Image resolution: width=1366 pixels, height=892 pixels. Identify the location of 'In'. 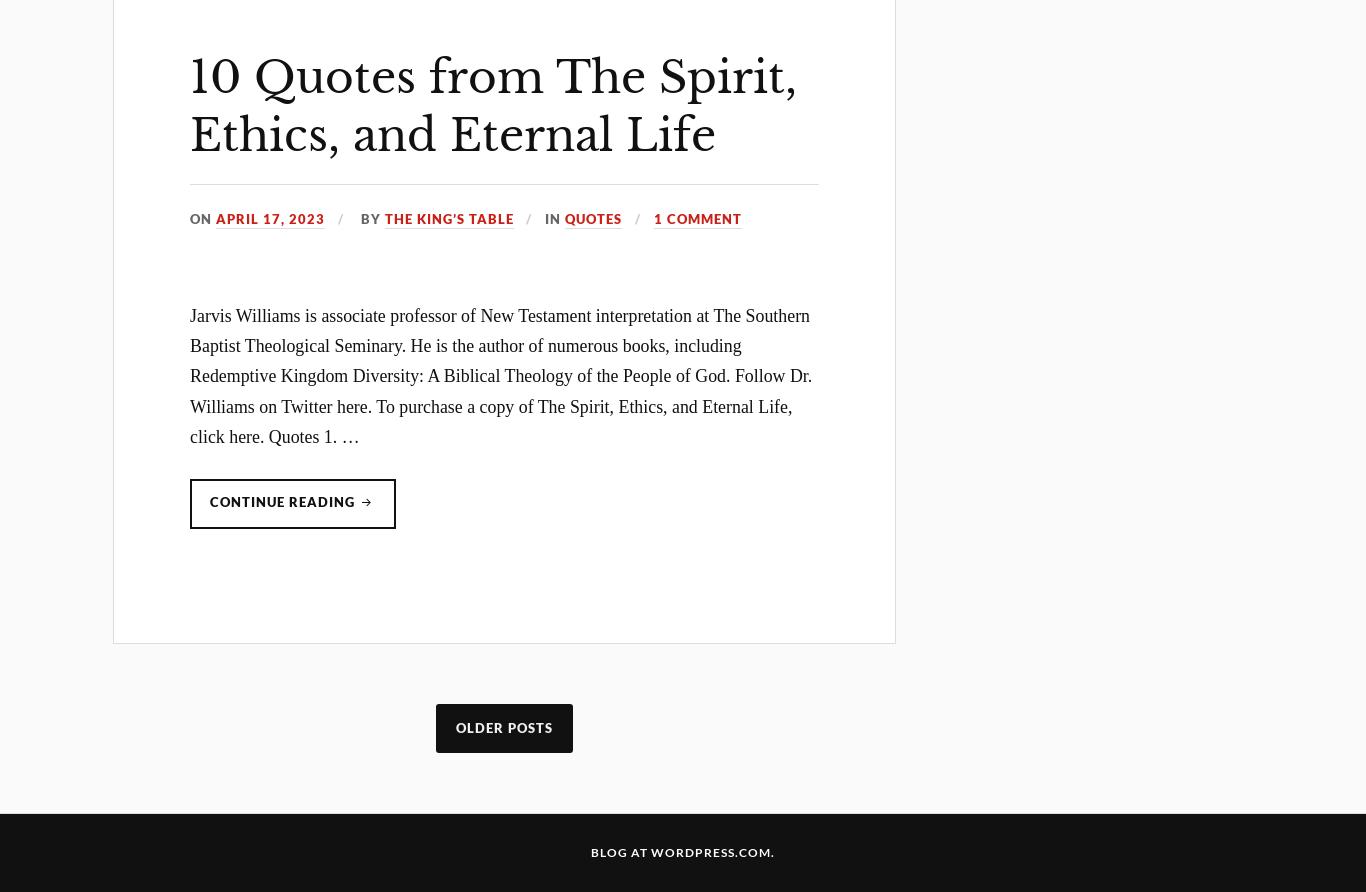
(545, 217).